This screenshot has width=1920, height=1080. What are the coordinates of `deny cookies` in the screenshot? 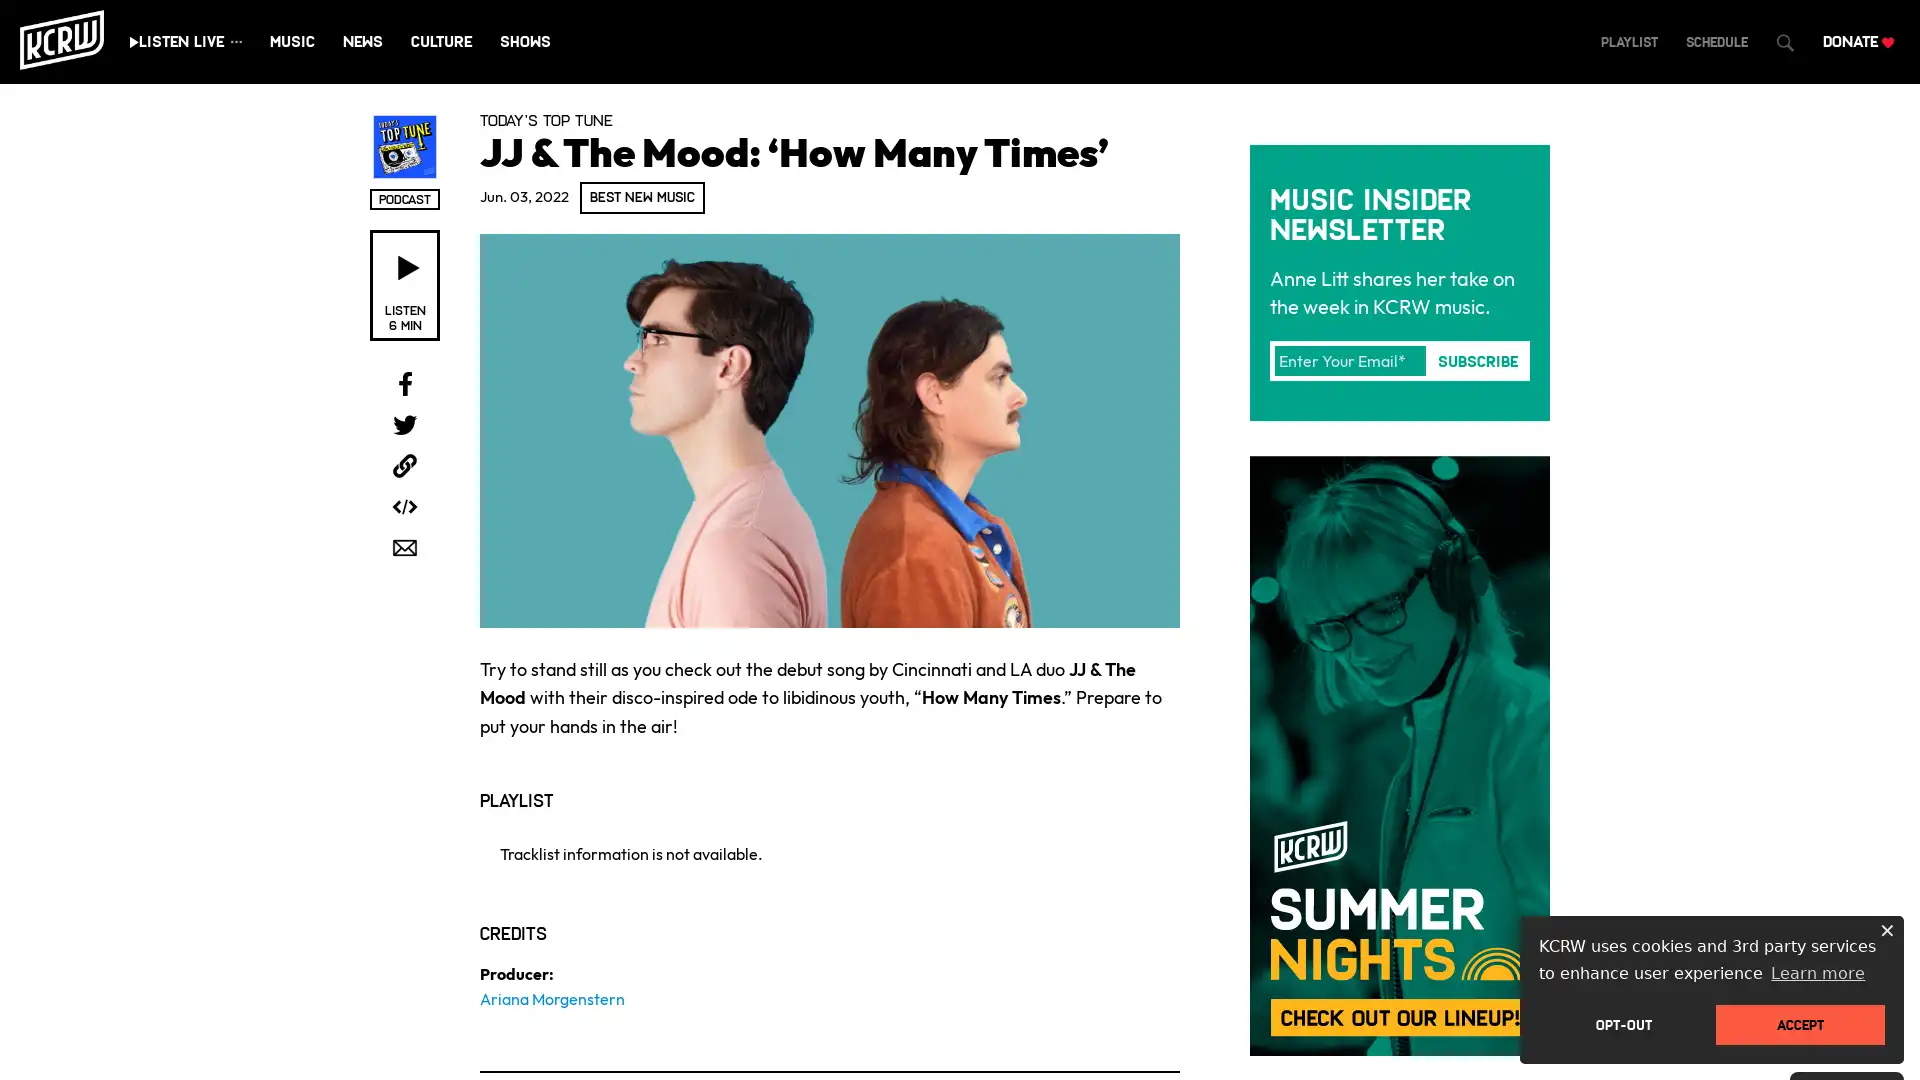 It's located at (1623, 1024).